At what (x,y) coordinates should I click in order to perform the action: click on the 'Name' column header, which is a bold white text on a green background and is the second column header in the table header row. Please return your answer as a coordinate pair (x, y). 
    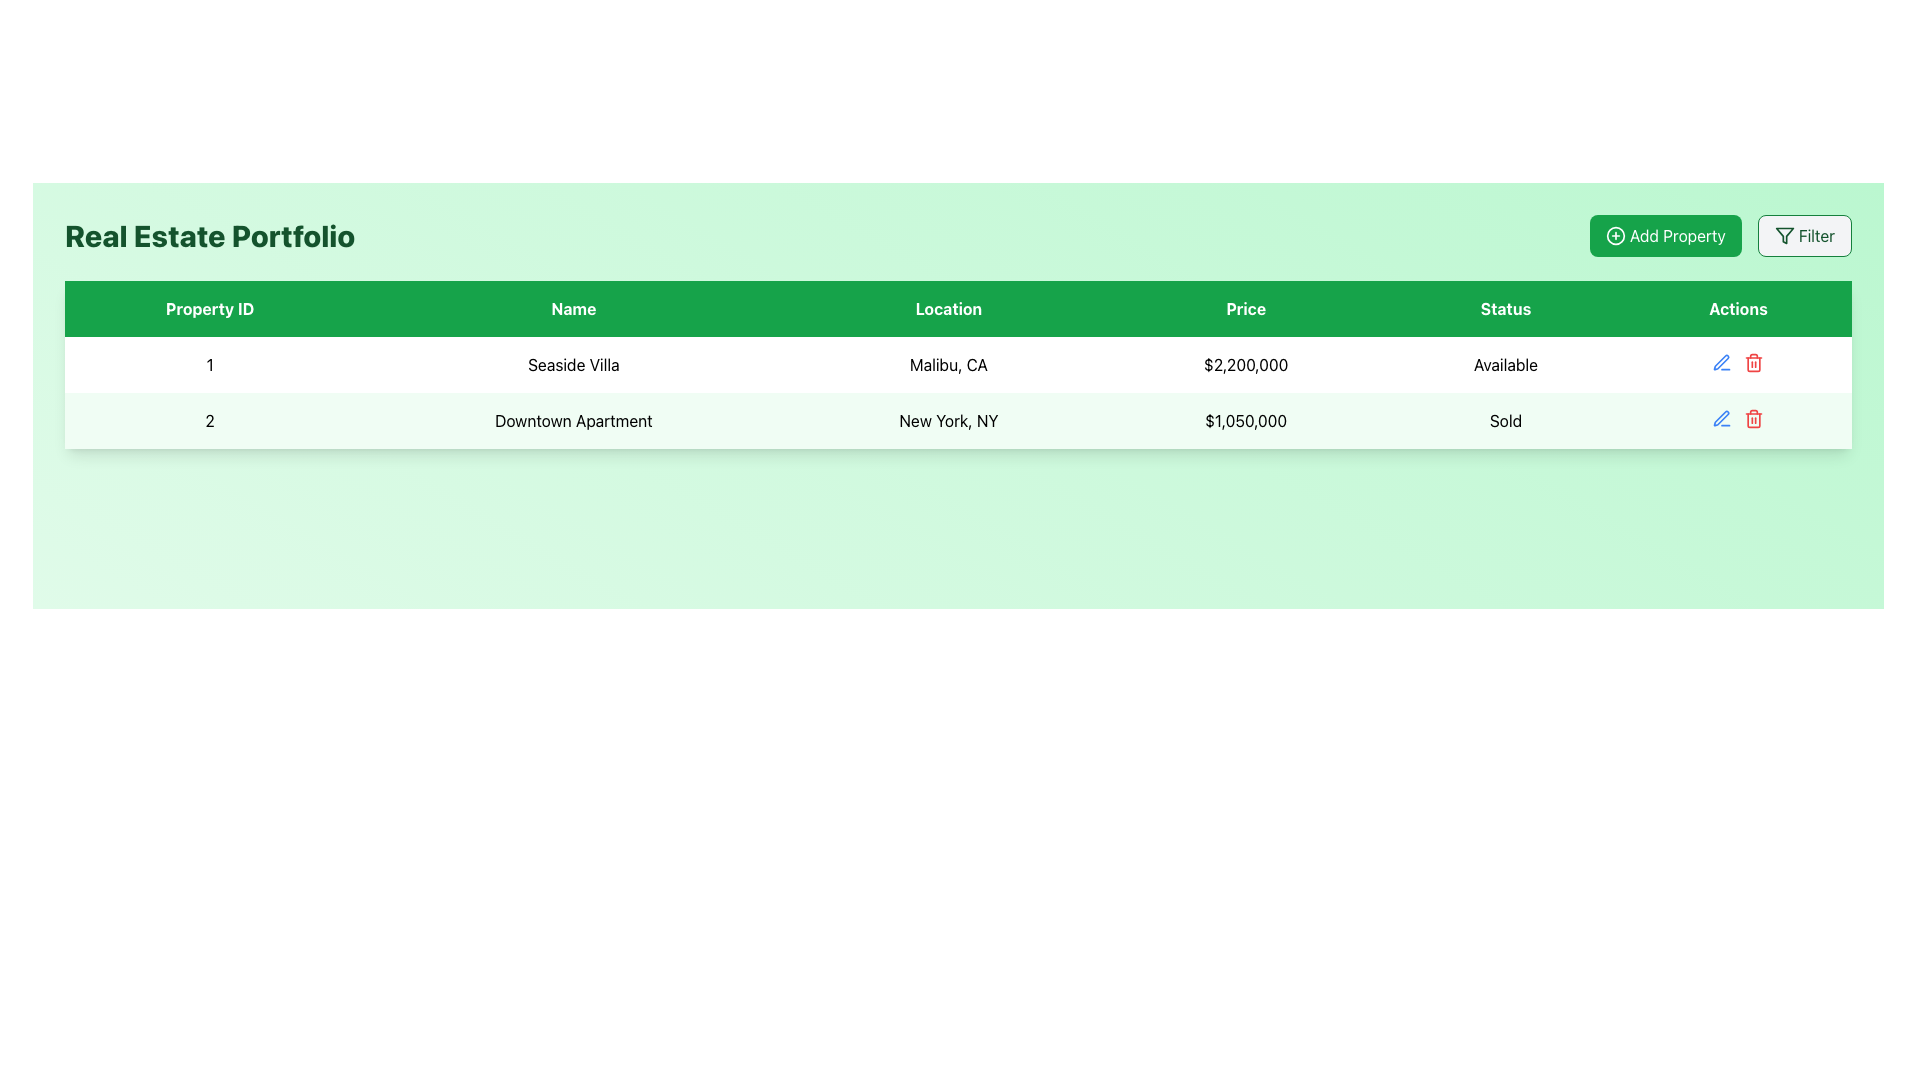
    Looking at the image, I should click on (572, 308).